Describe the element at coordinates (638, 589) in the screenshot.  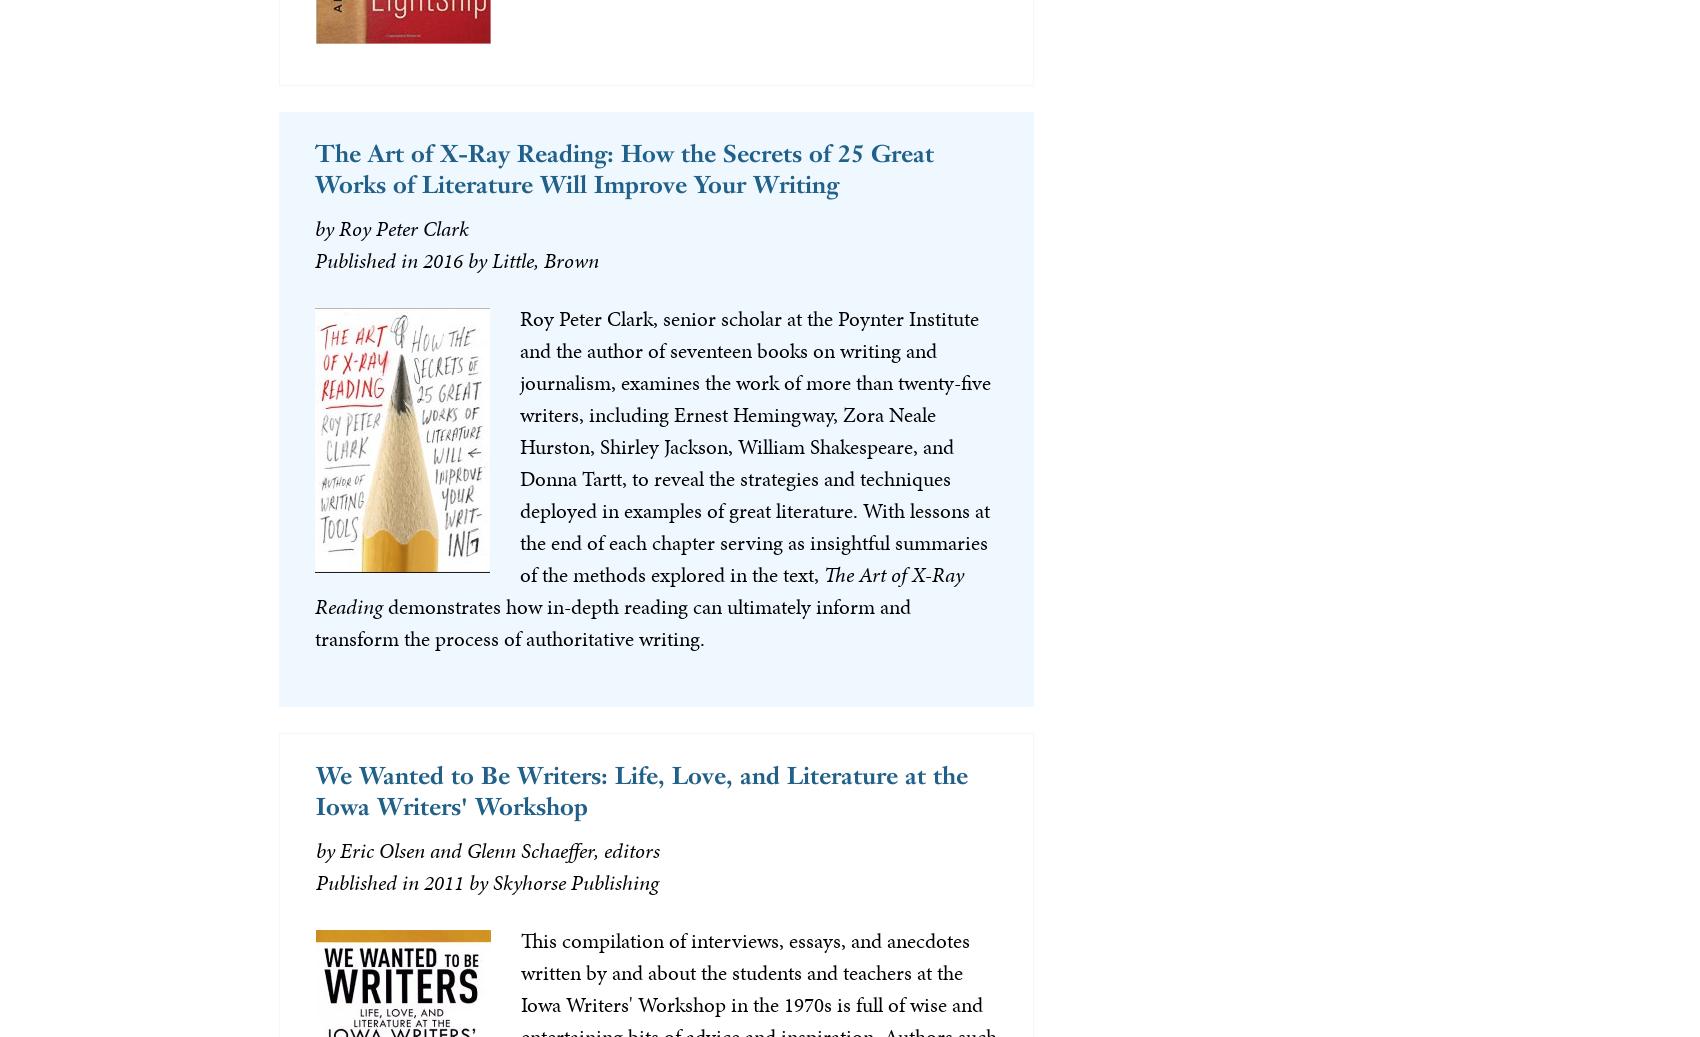
I see `'The Art of X-Ray Reading'` at that location.